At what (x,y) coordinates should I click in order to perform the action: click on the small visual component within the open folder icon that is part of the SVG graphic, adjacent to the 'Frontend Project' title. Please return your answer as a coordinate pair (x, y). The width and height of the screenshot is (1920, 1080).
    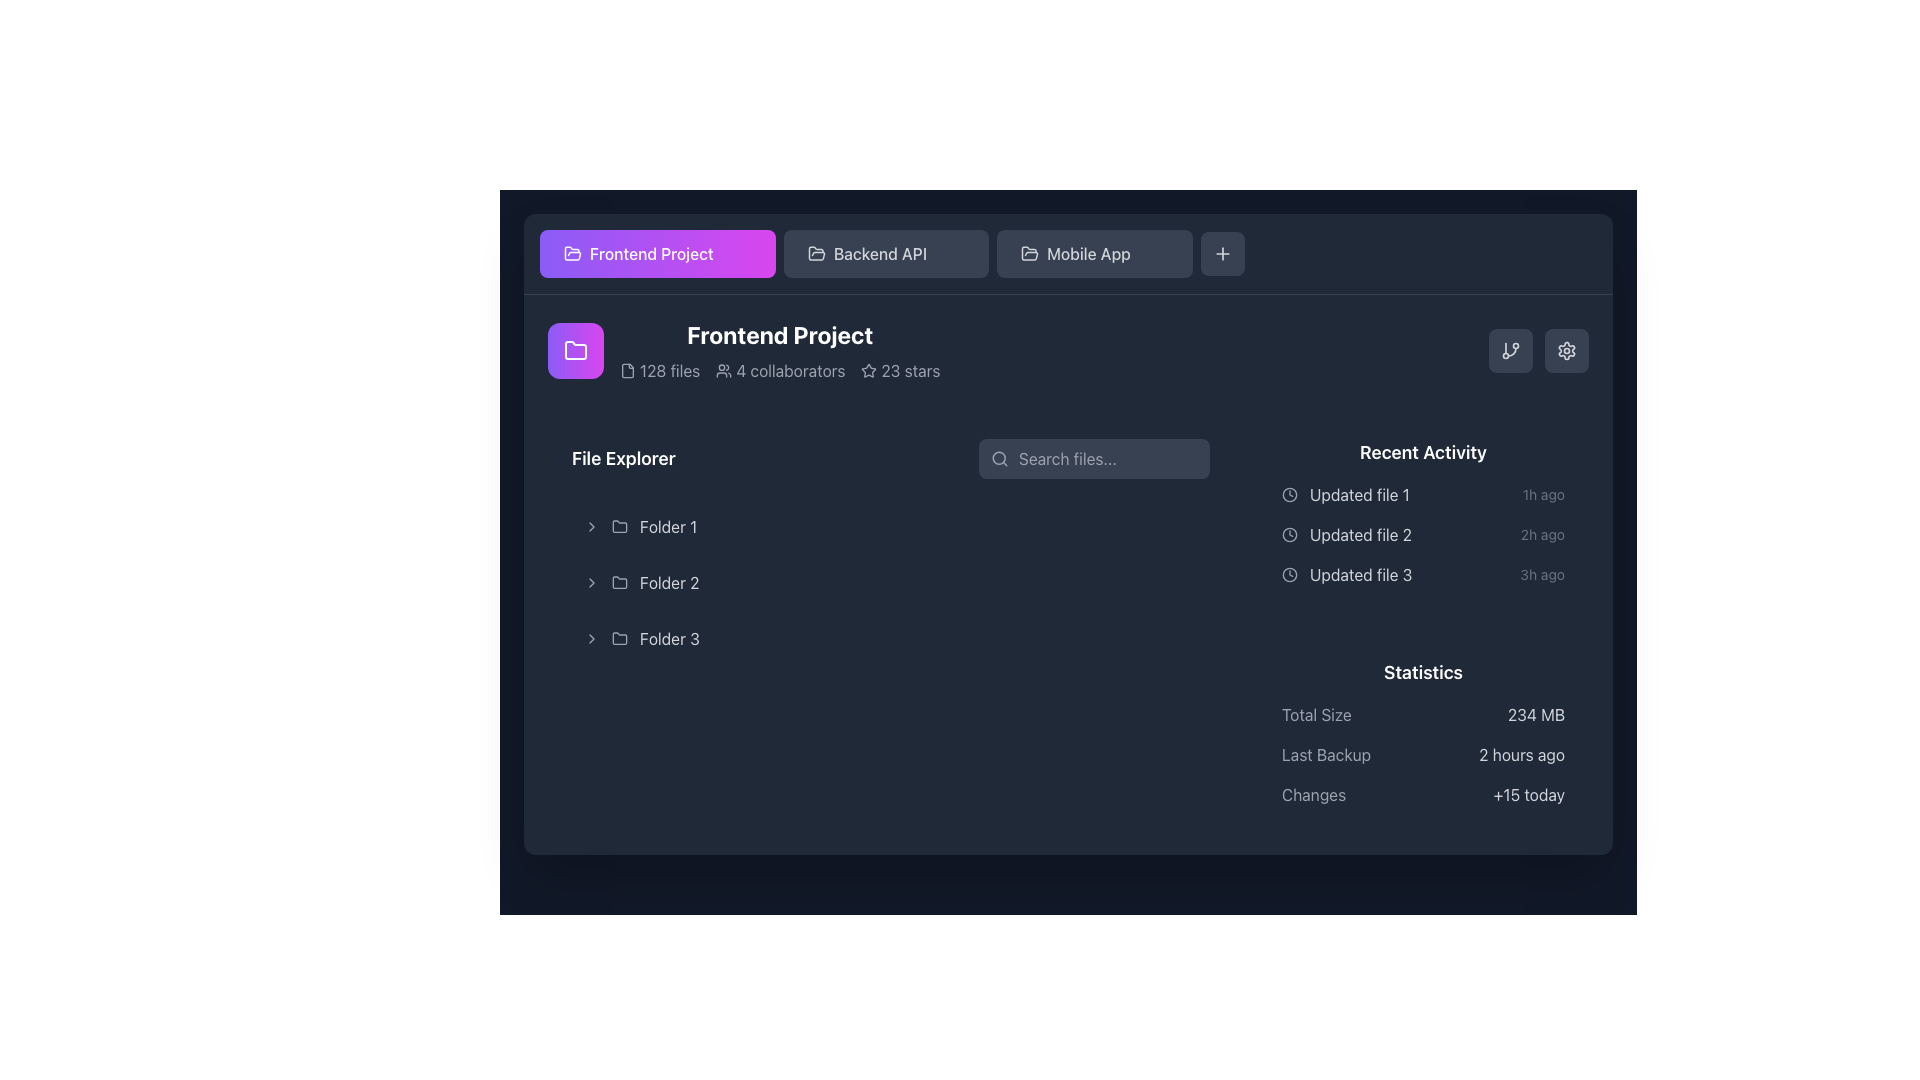
    Looking at the image, I should click on (571, 252).